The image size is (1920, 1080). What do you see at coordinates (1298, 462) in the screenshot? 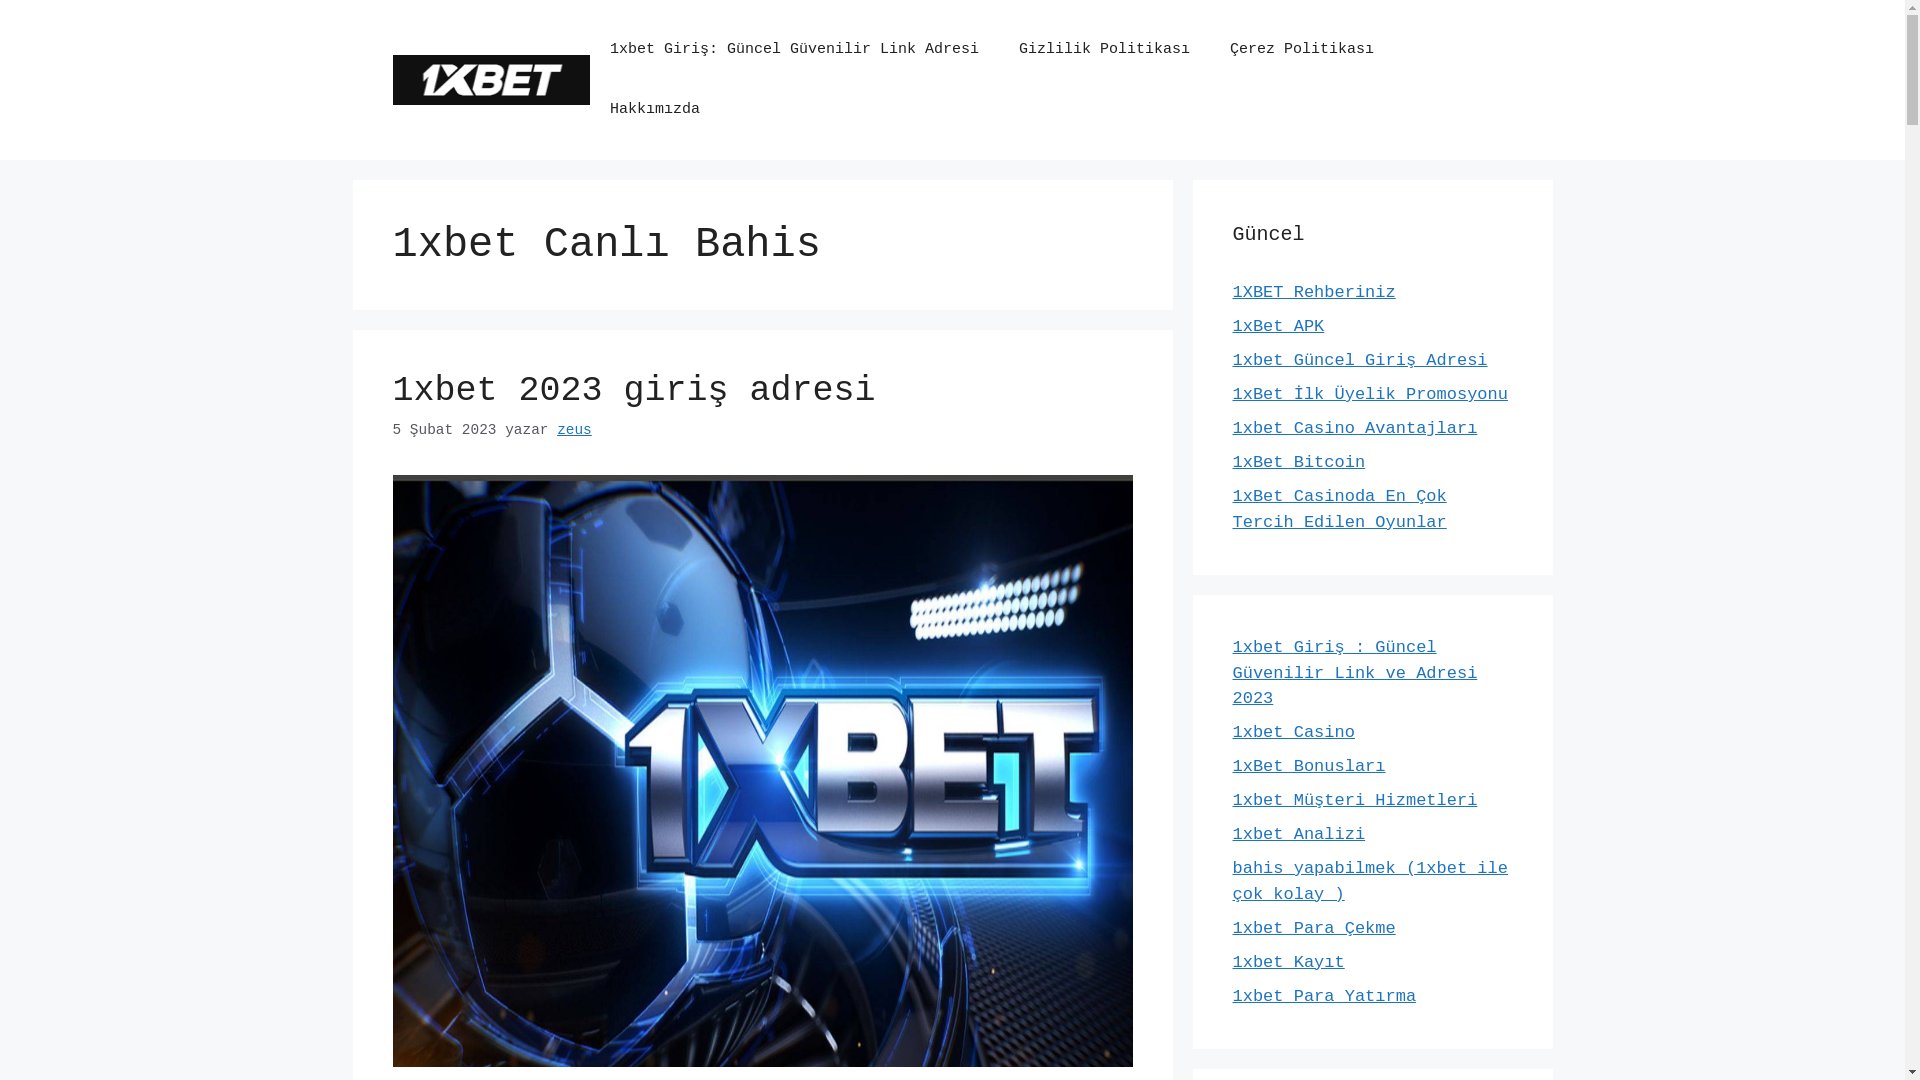
I see `'1xBet Bitcoin'` at bounding box center [1298, 462].